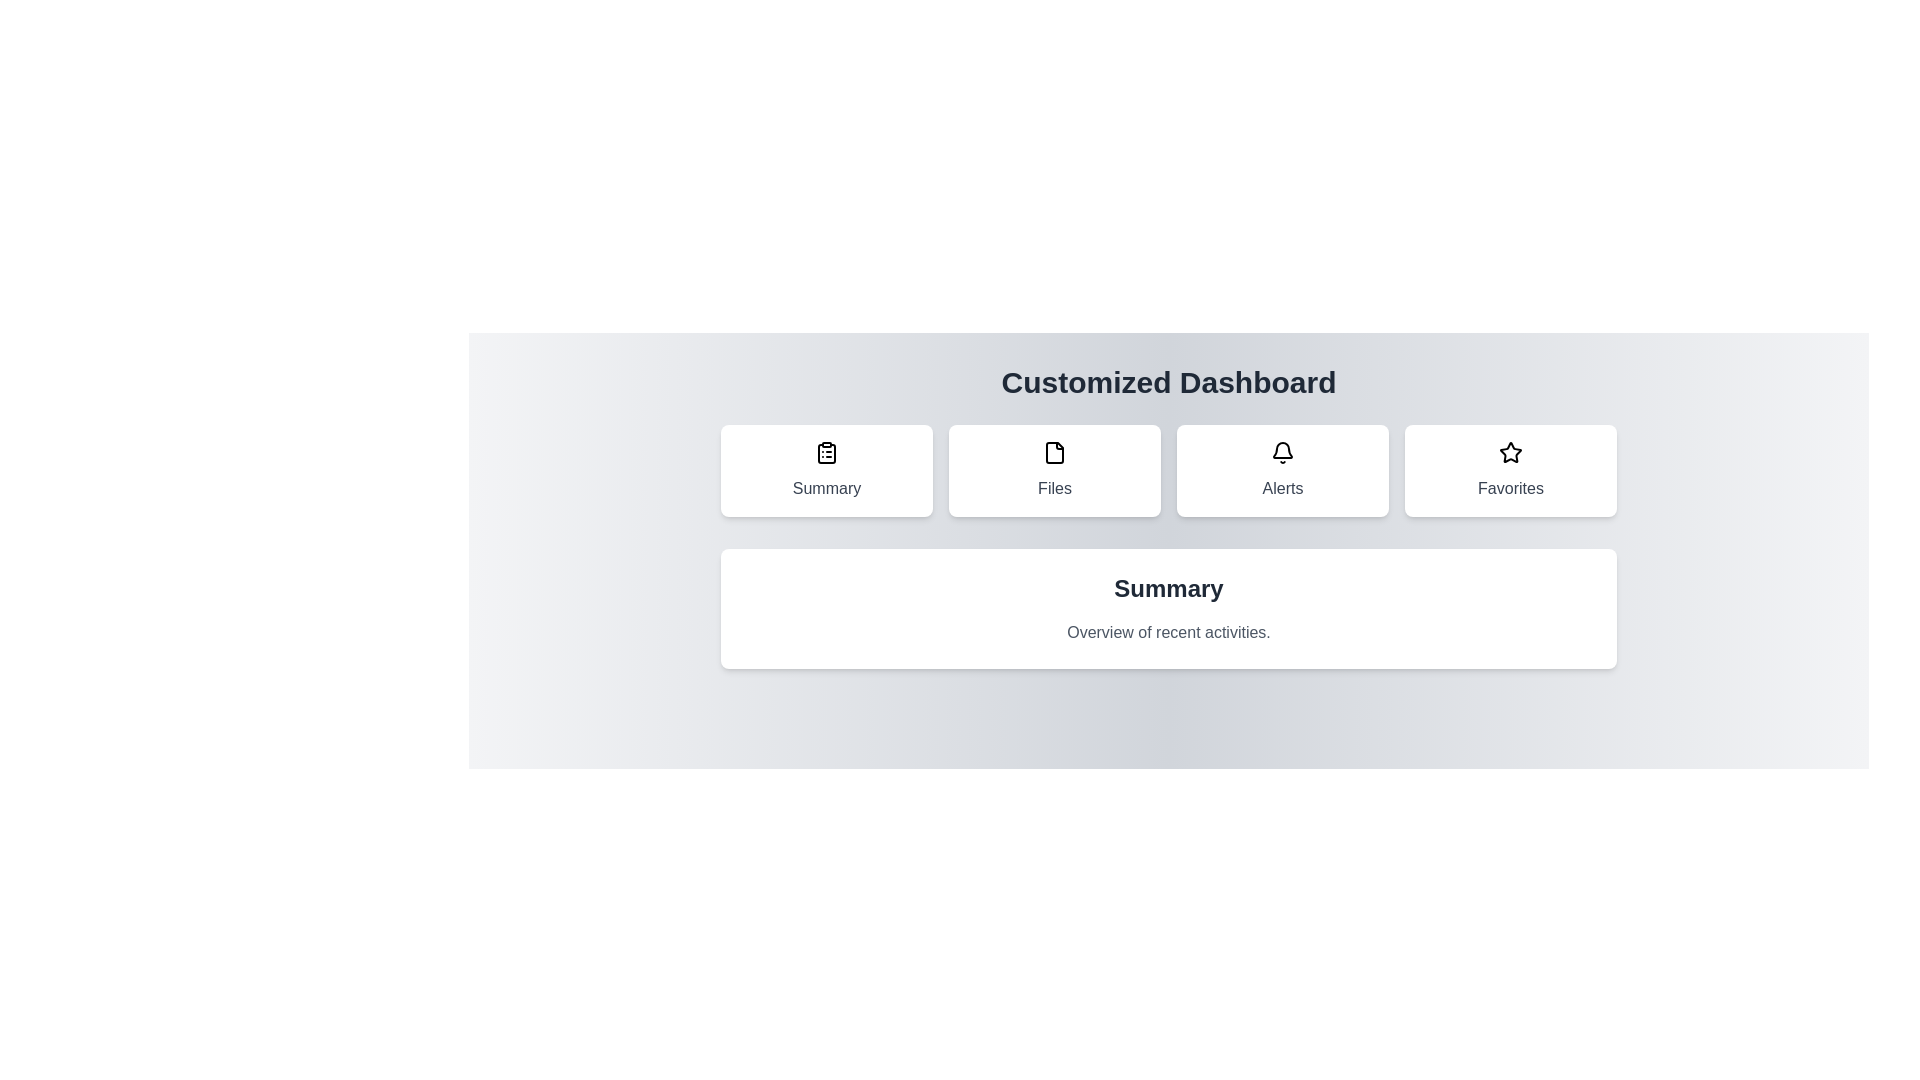  What do you see at coordinates (1169, 470) in the screenshot?
I see `the grid layout sections, which include 'Summary,' 'Files,' 'Alerts,' and 'Favorites,' to observe the hover effects` at bounding box center [1169, 470].